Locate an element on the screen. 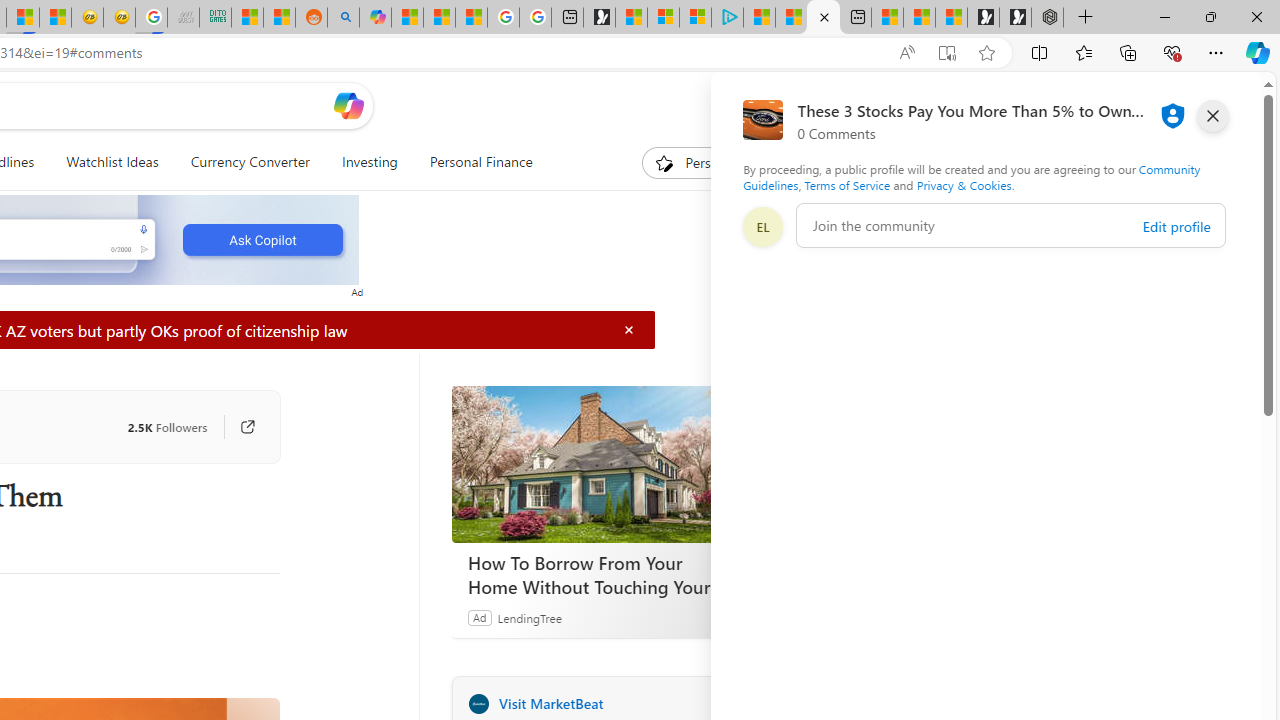 The width and height of the screenshot is (1280, 720). 'These 3 Stocks Pay You More Than 5% to Own Them' is located at coordinates (823, 17).